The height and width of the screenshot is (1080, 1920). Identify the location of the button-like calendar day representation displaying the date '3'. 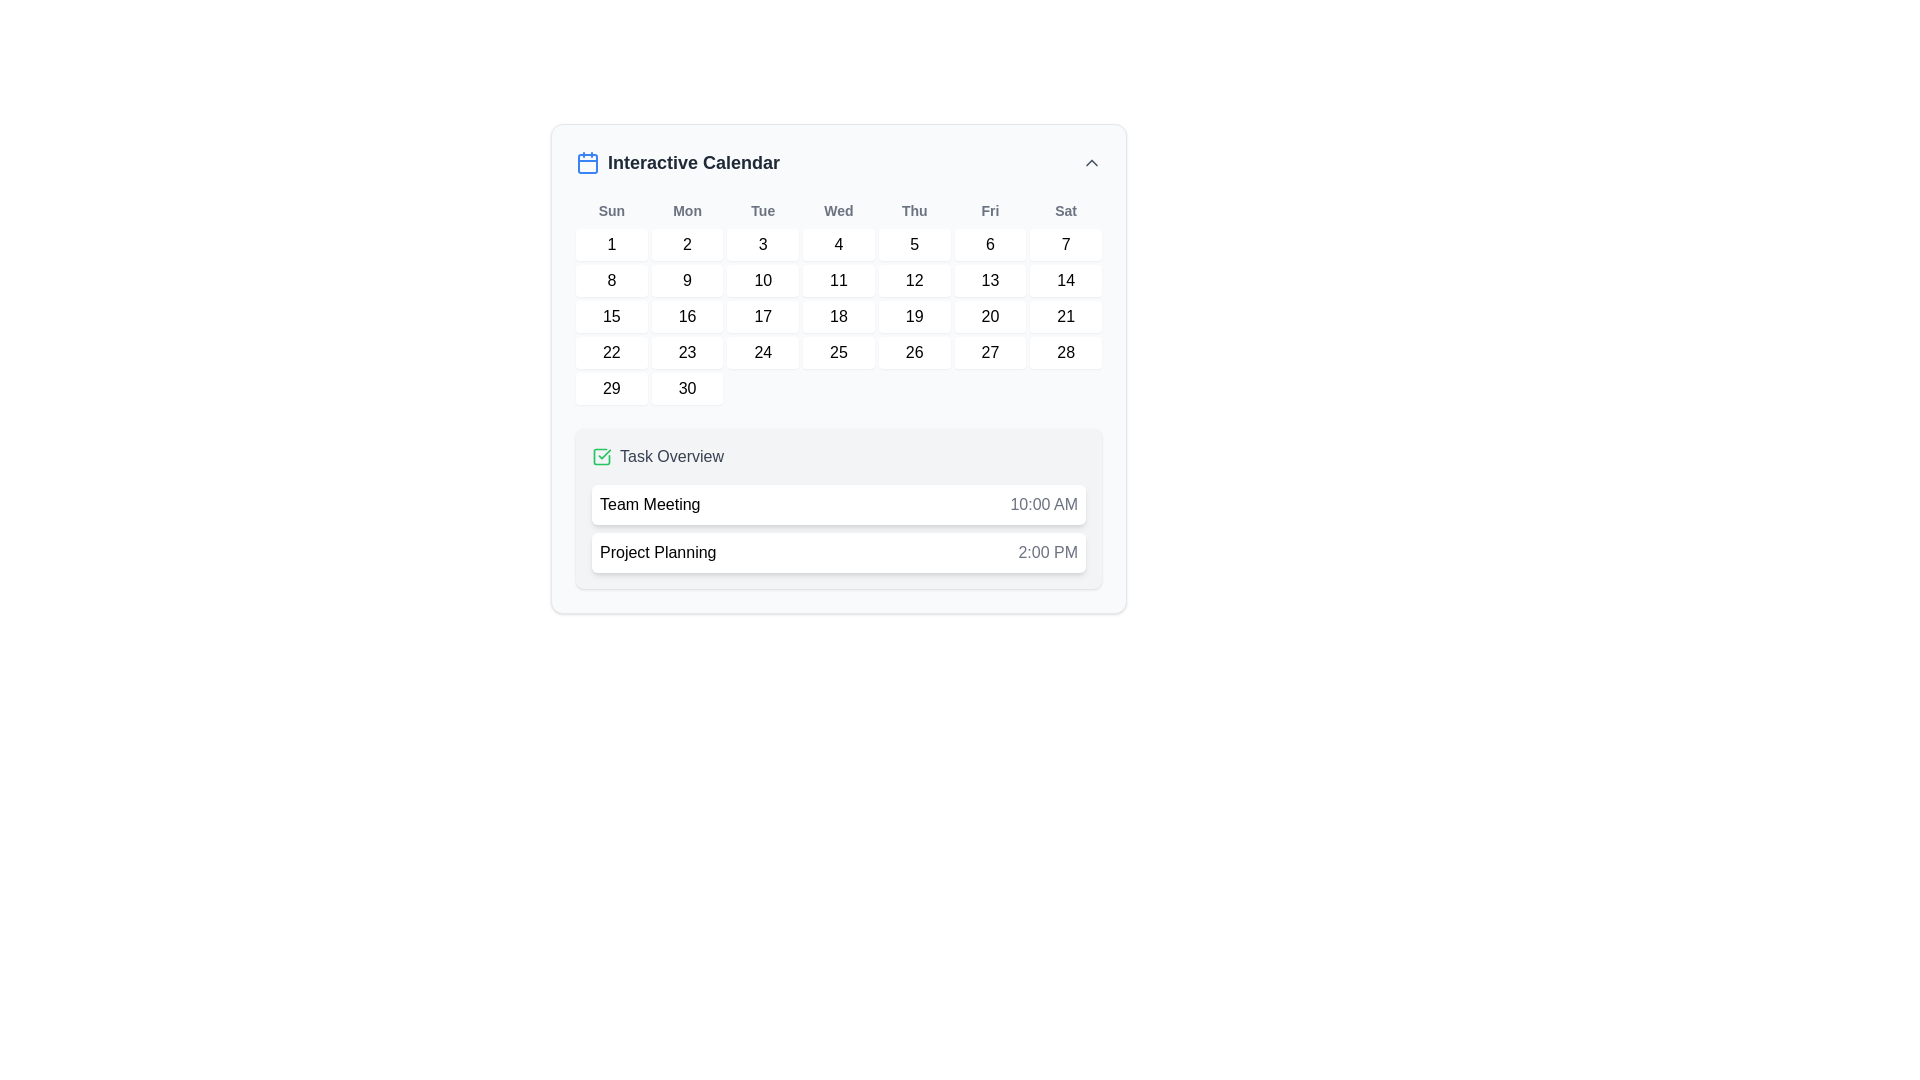
(762, 244).